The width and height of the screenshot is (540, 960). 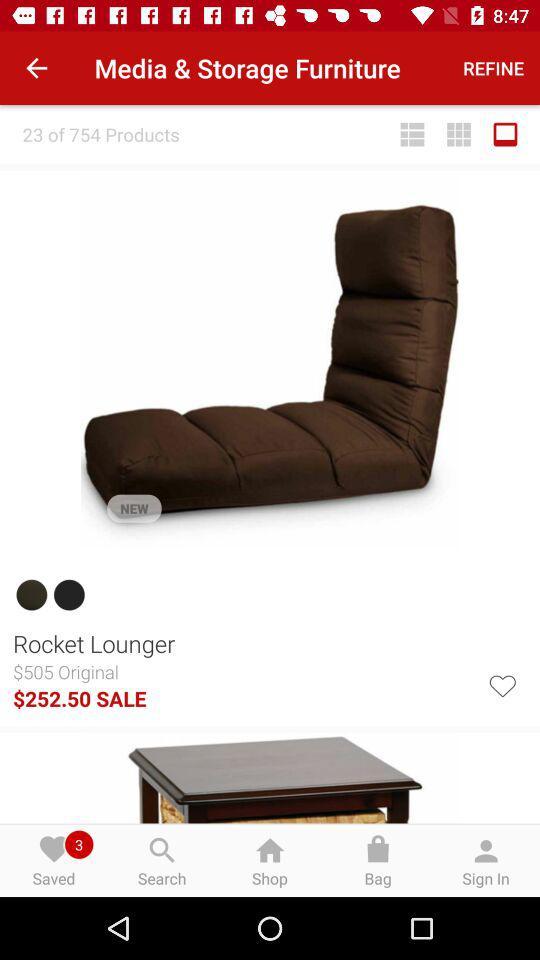 I want to click on the item next to media & storage furniture, so click(x=492, y=68).